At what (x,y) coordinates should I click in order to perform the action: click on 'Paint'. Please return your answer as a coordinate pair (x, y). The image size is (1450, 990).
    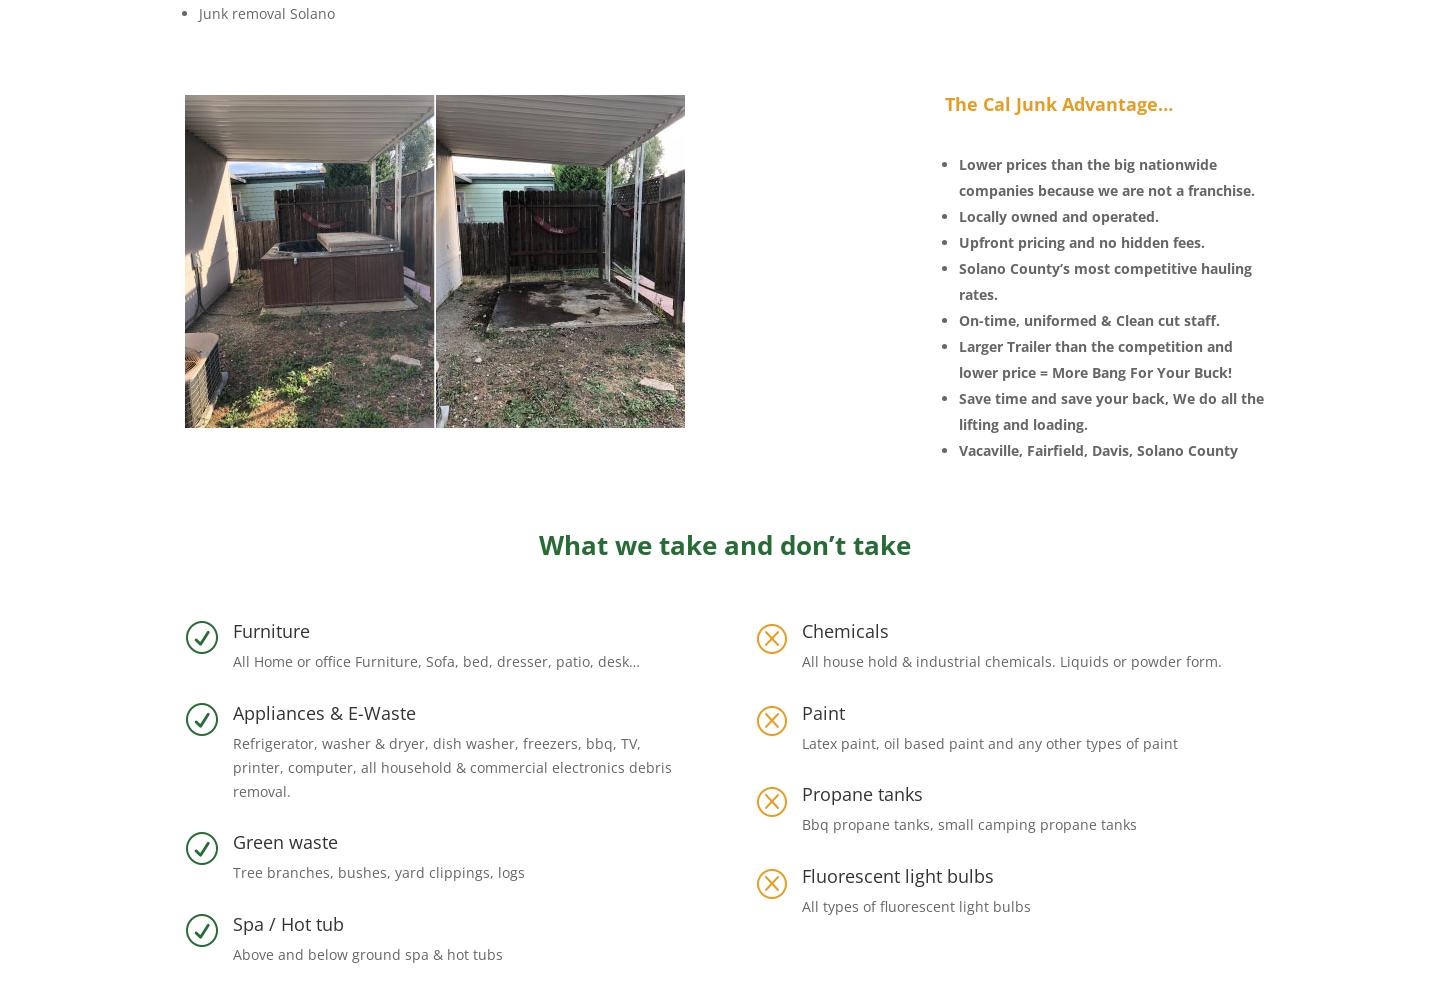
    Looking at the image, I should click on (822, 711).